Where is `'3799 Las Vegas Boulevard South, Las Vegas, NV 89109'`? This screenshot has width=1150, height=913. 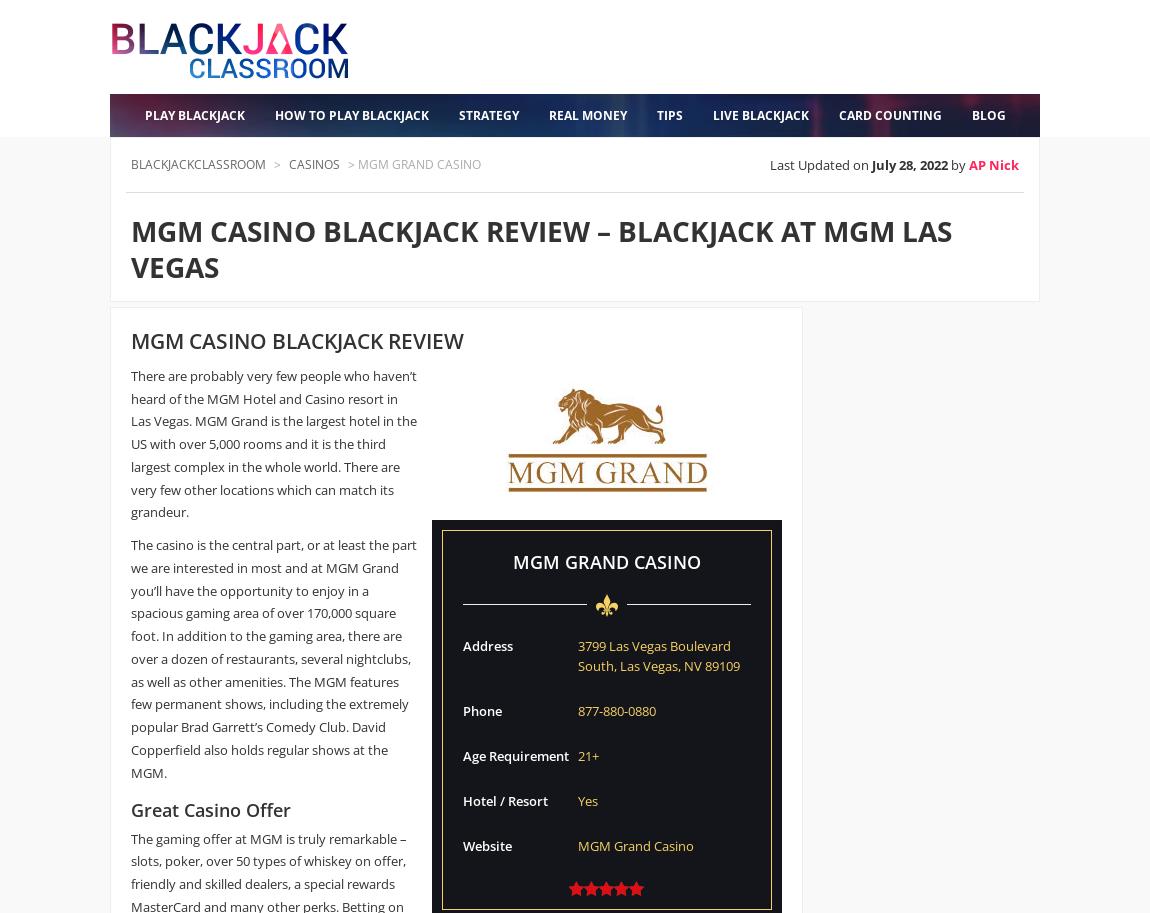
'3799 Las Vegas Boulevard South, Las Vegas, NV 89109' is located at coordinates (657, 654).